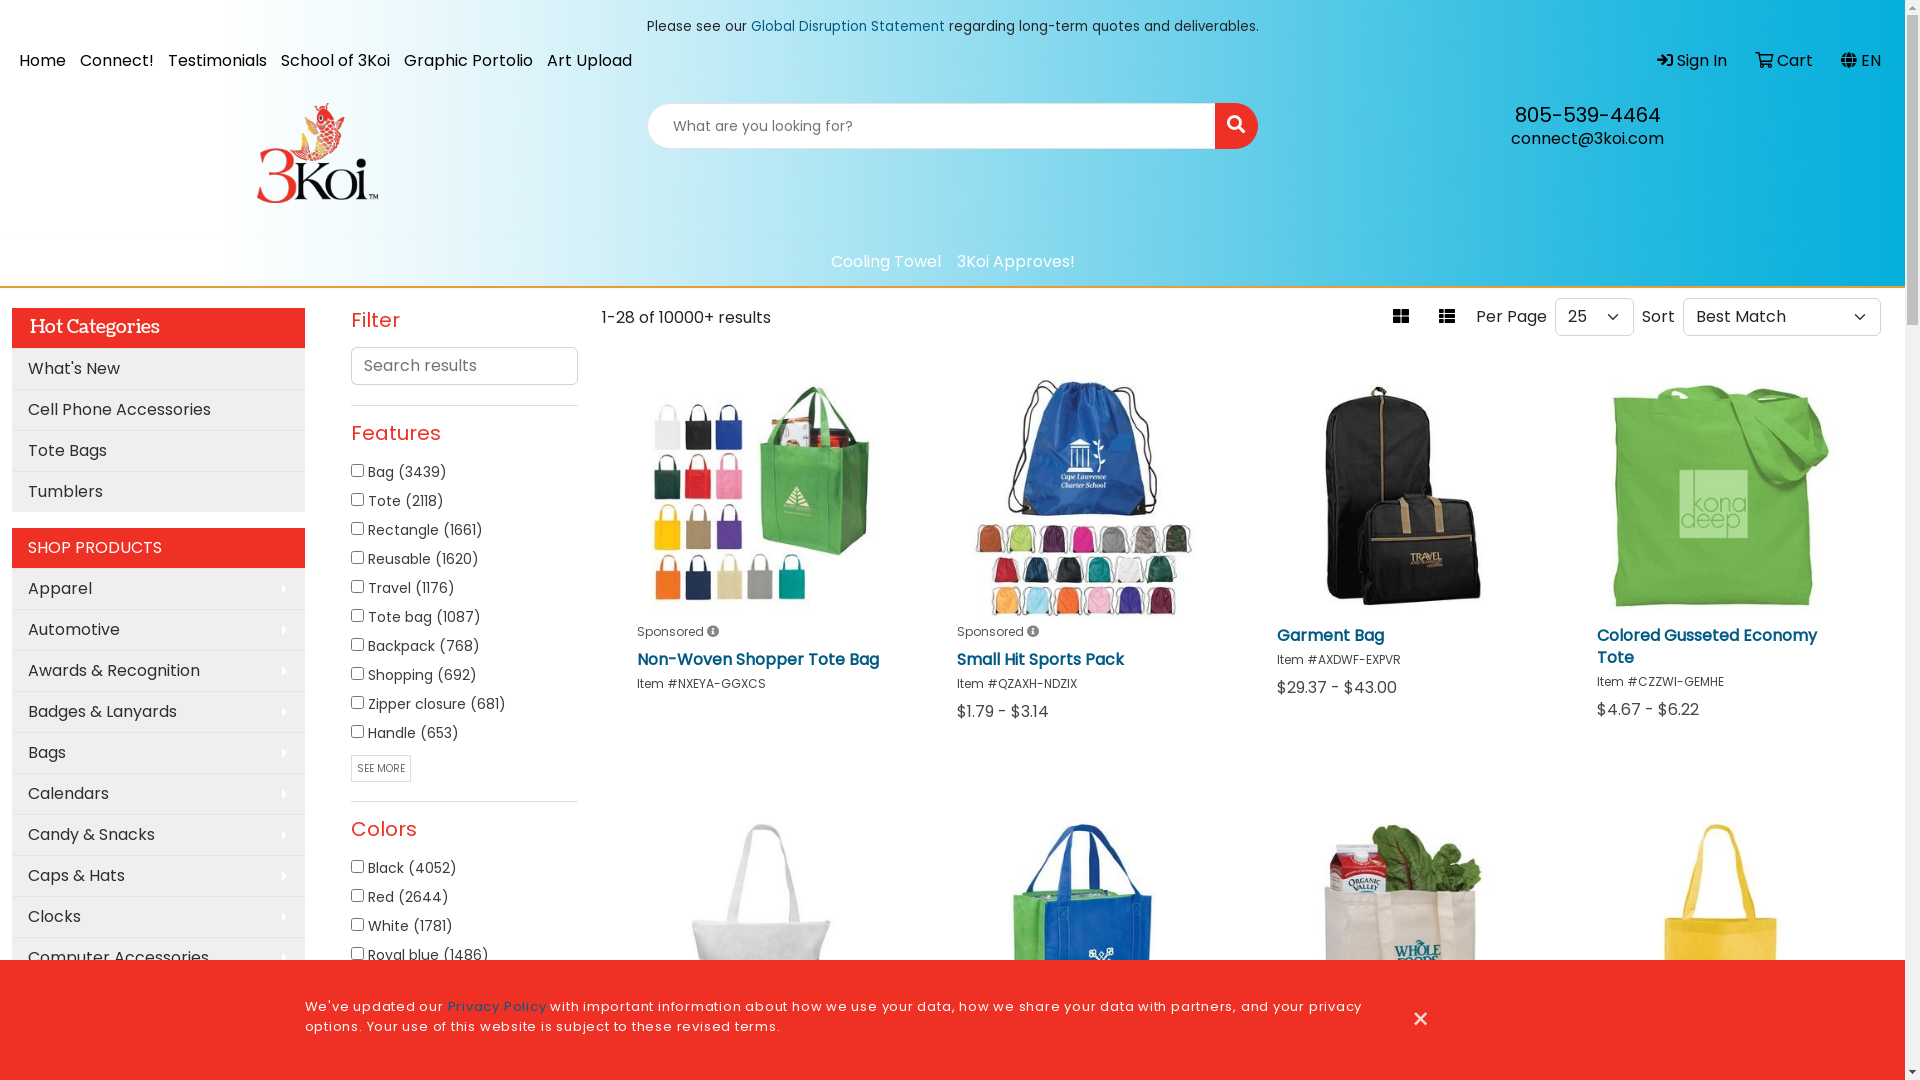 This screenshot has width=1920, height=1080. I want to click on '3Koi Approves!', so click(1014, 261).